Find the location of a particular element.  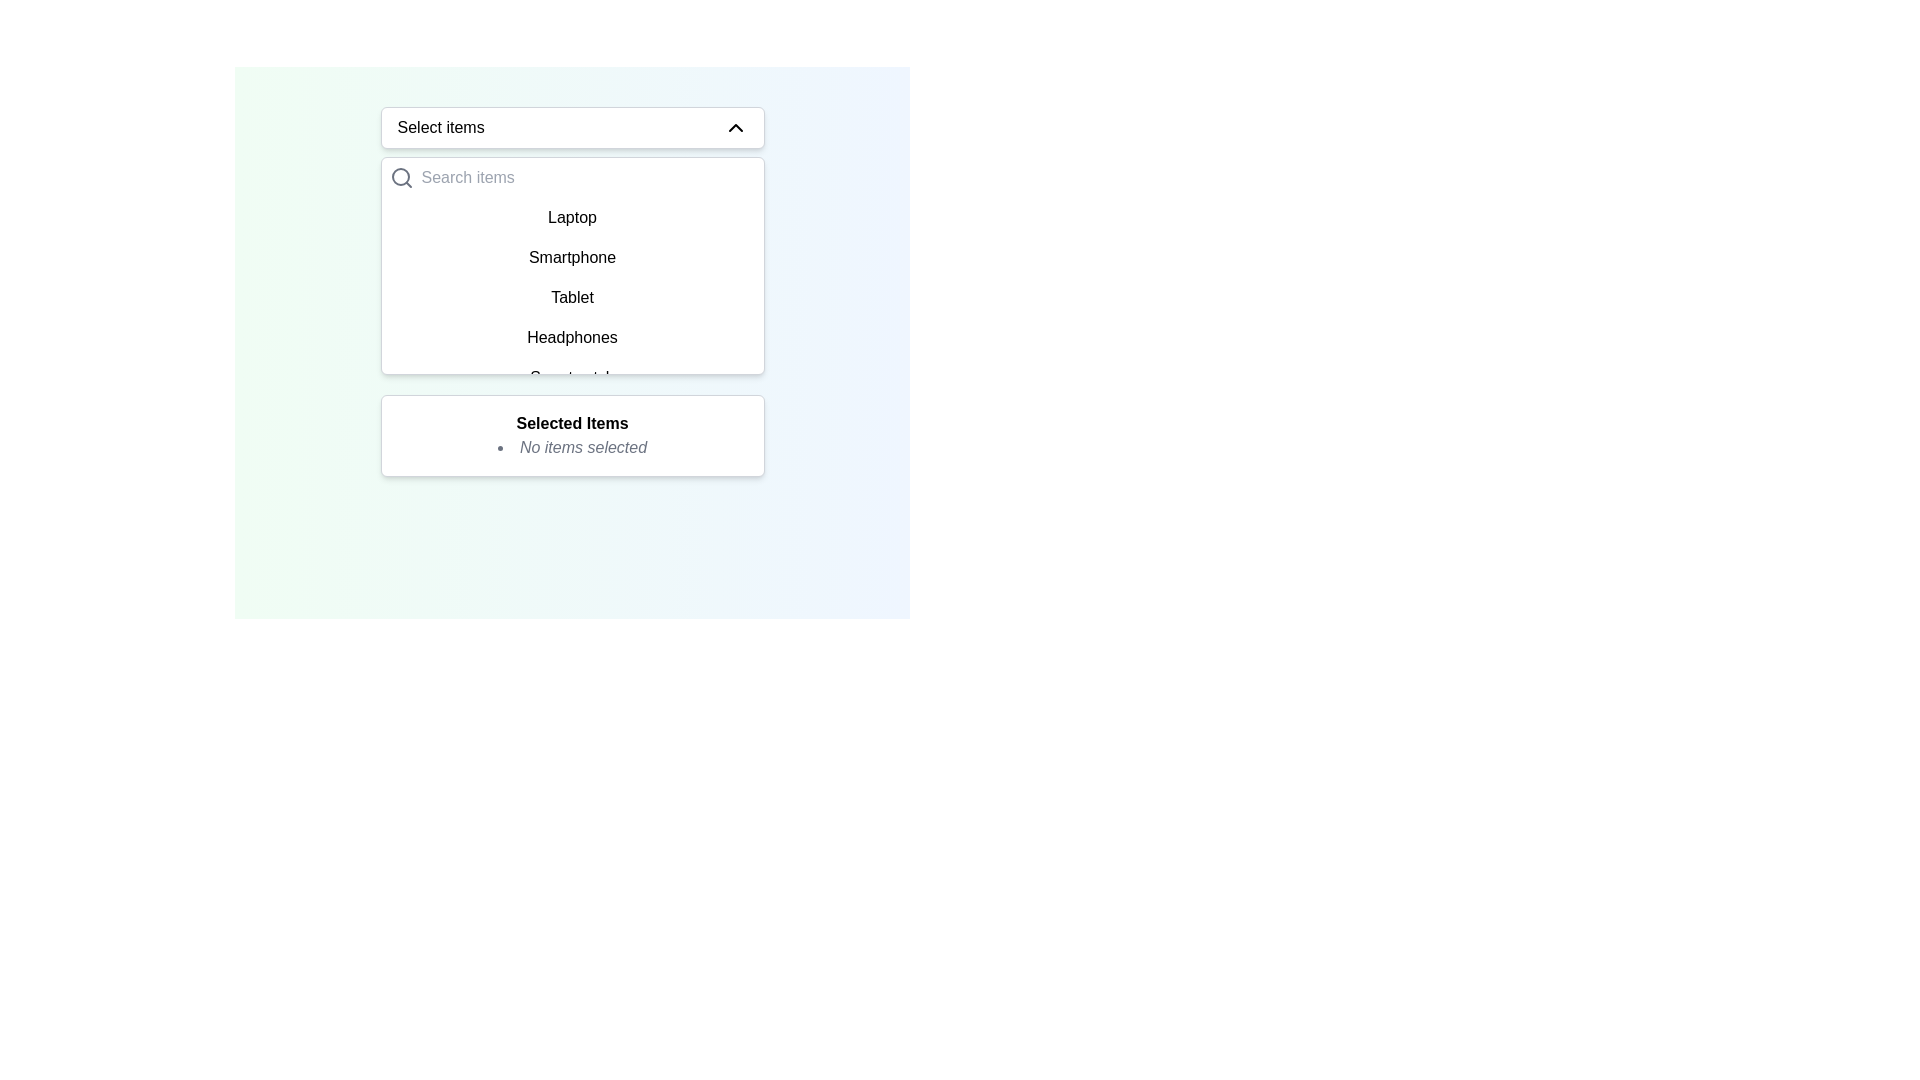

the static text with a bullet point indicating that no items are currently selected, located in the 'Selected Items' box is located at coordinates (571, 446).